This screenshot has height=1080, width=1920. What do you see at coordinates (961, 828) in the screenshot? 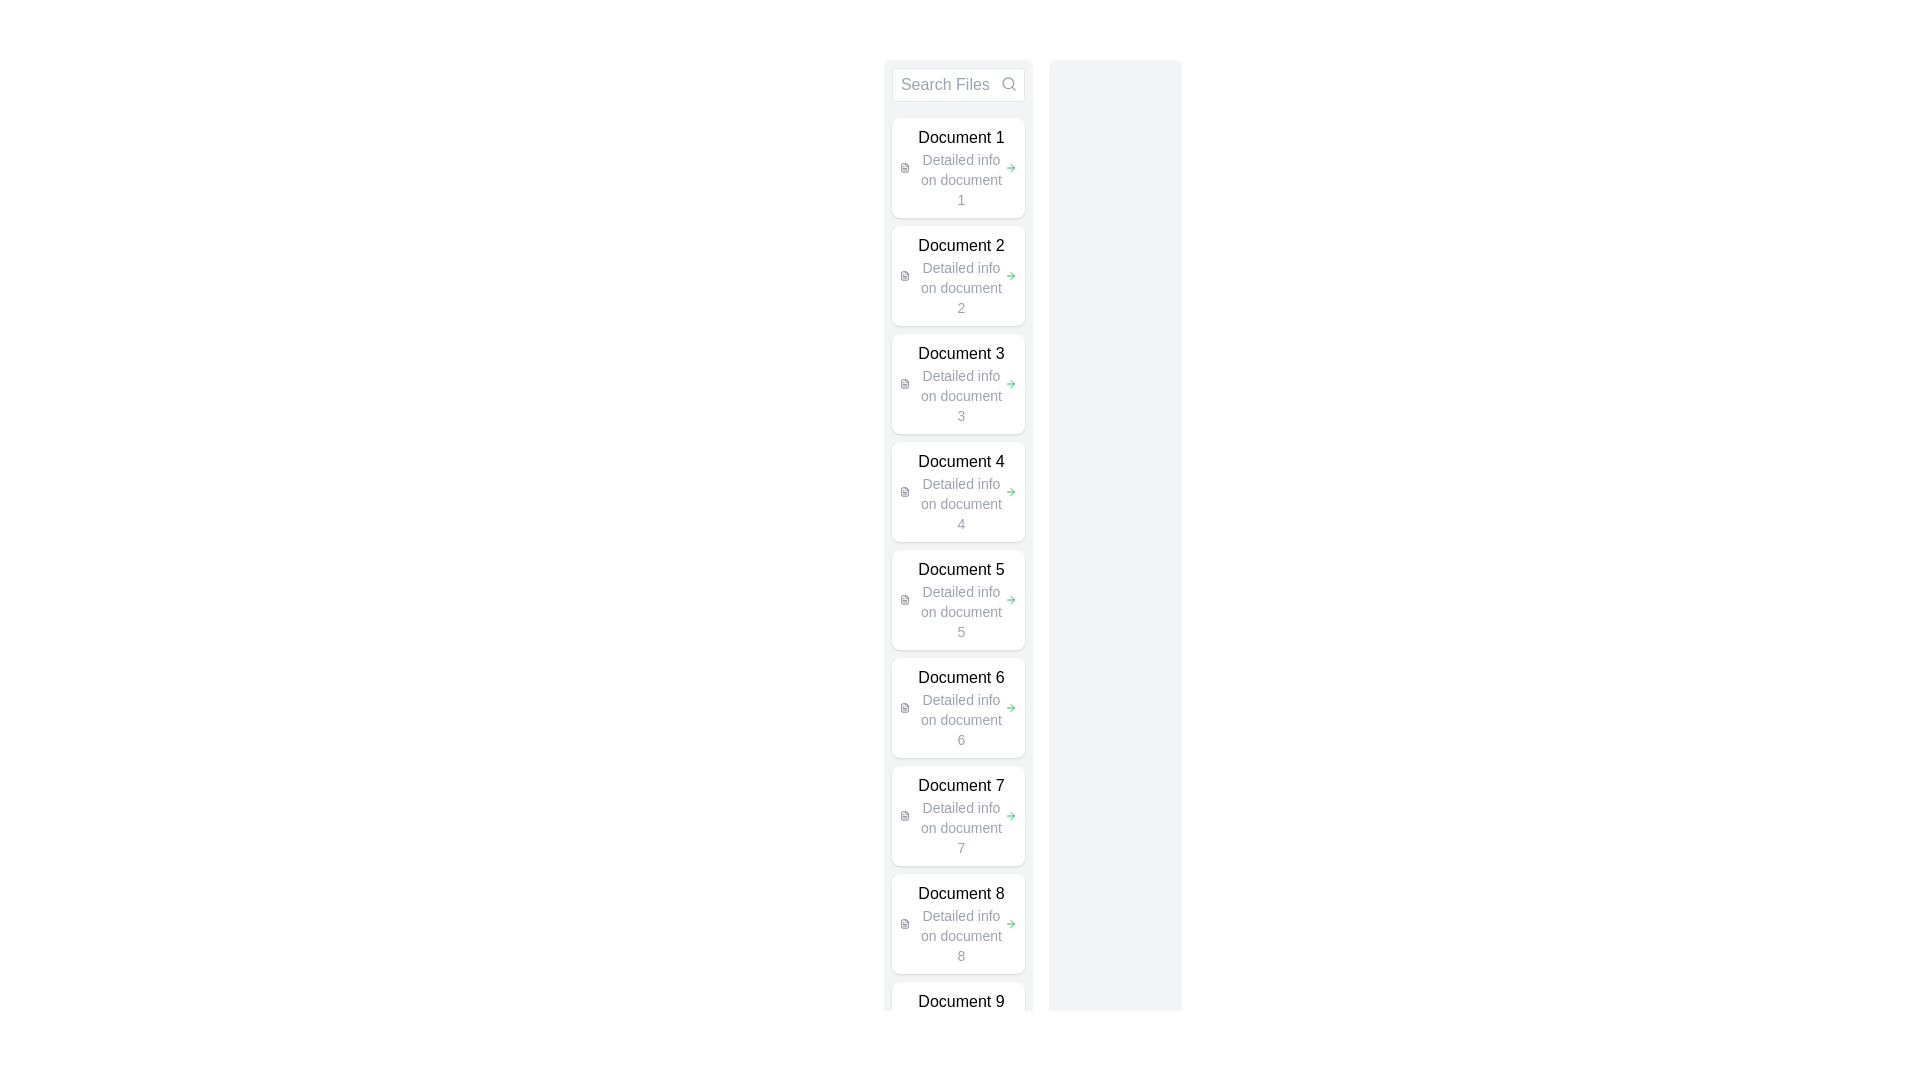
I see `the text label displaying 'Detailed info on document 7', which is styled with a smaller gray font and positioned below the bolded title 'Document 7'` at bounding box center [961, 828].